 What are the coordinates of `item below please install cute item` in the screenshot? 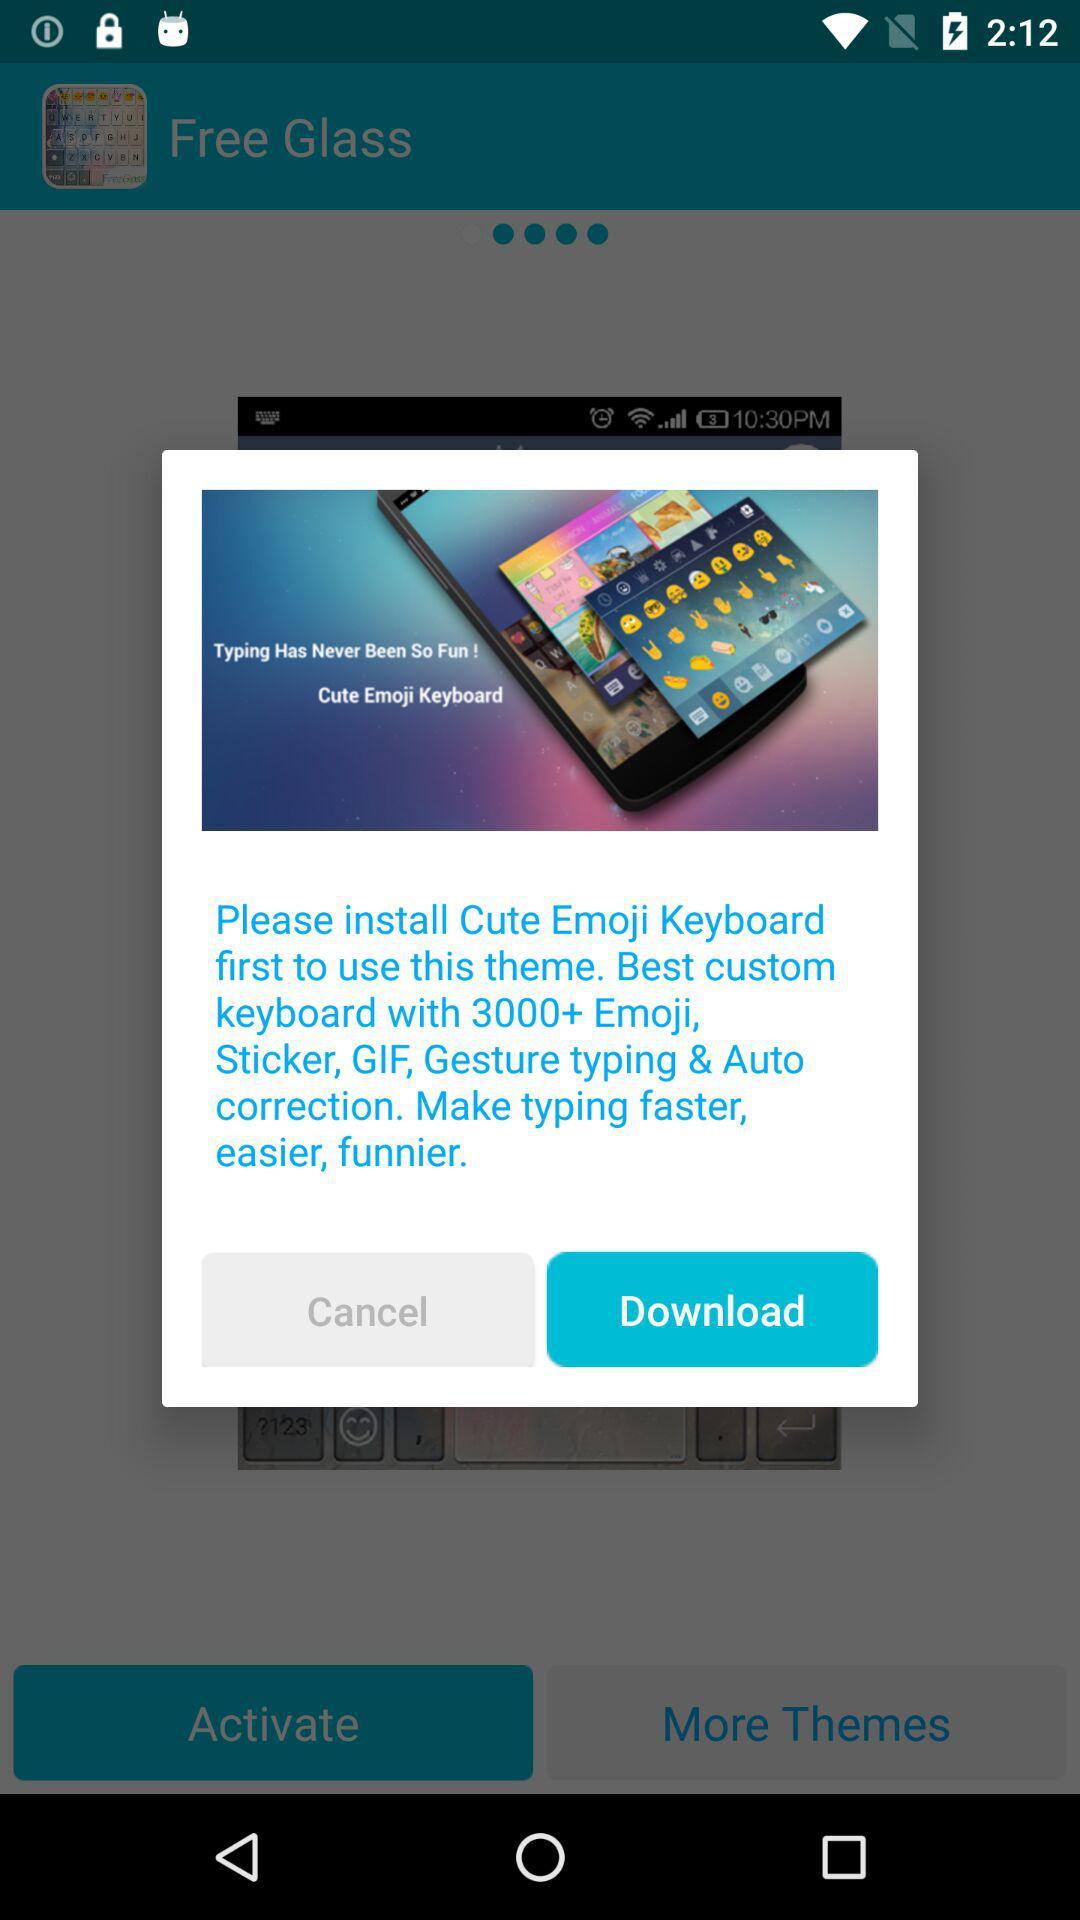 It's located at (367, 1310).